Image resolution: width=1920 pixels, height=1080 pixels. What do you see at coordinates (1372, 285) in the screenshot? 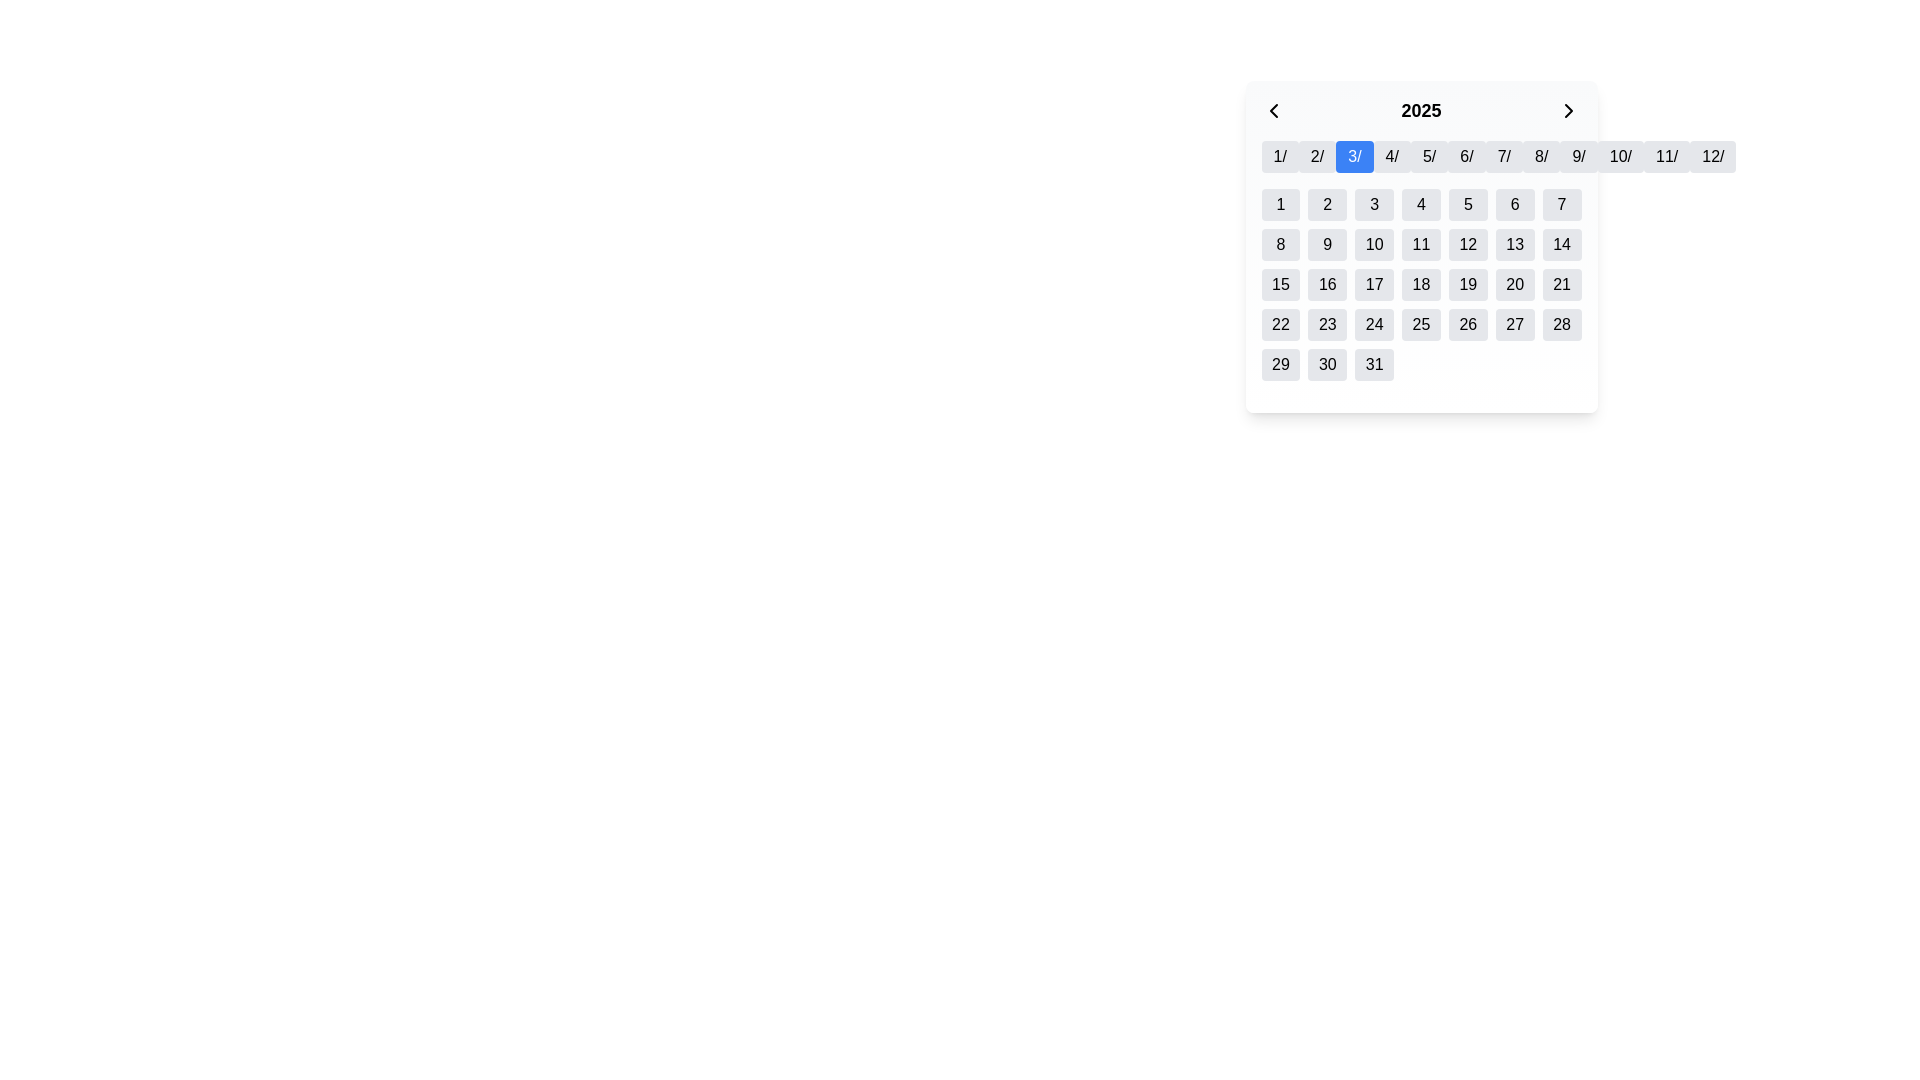
I see `the button displaying the number '17', located` at bounding box center [1372, 285].